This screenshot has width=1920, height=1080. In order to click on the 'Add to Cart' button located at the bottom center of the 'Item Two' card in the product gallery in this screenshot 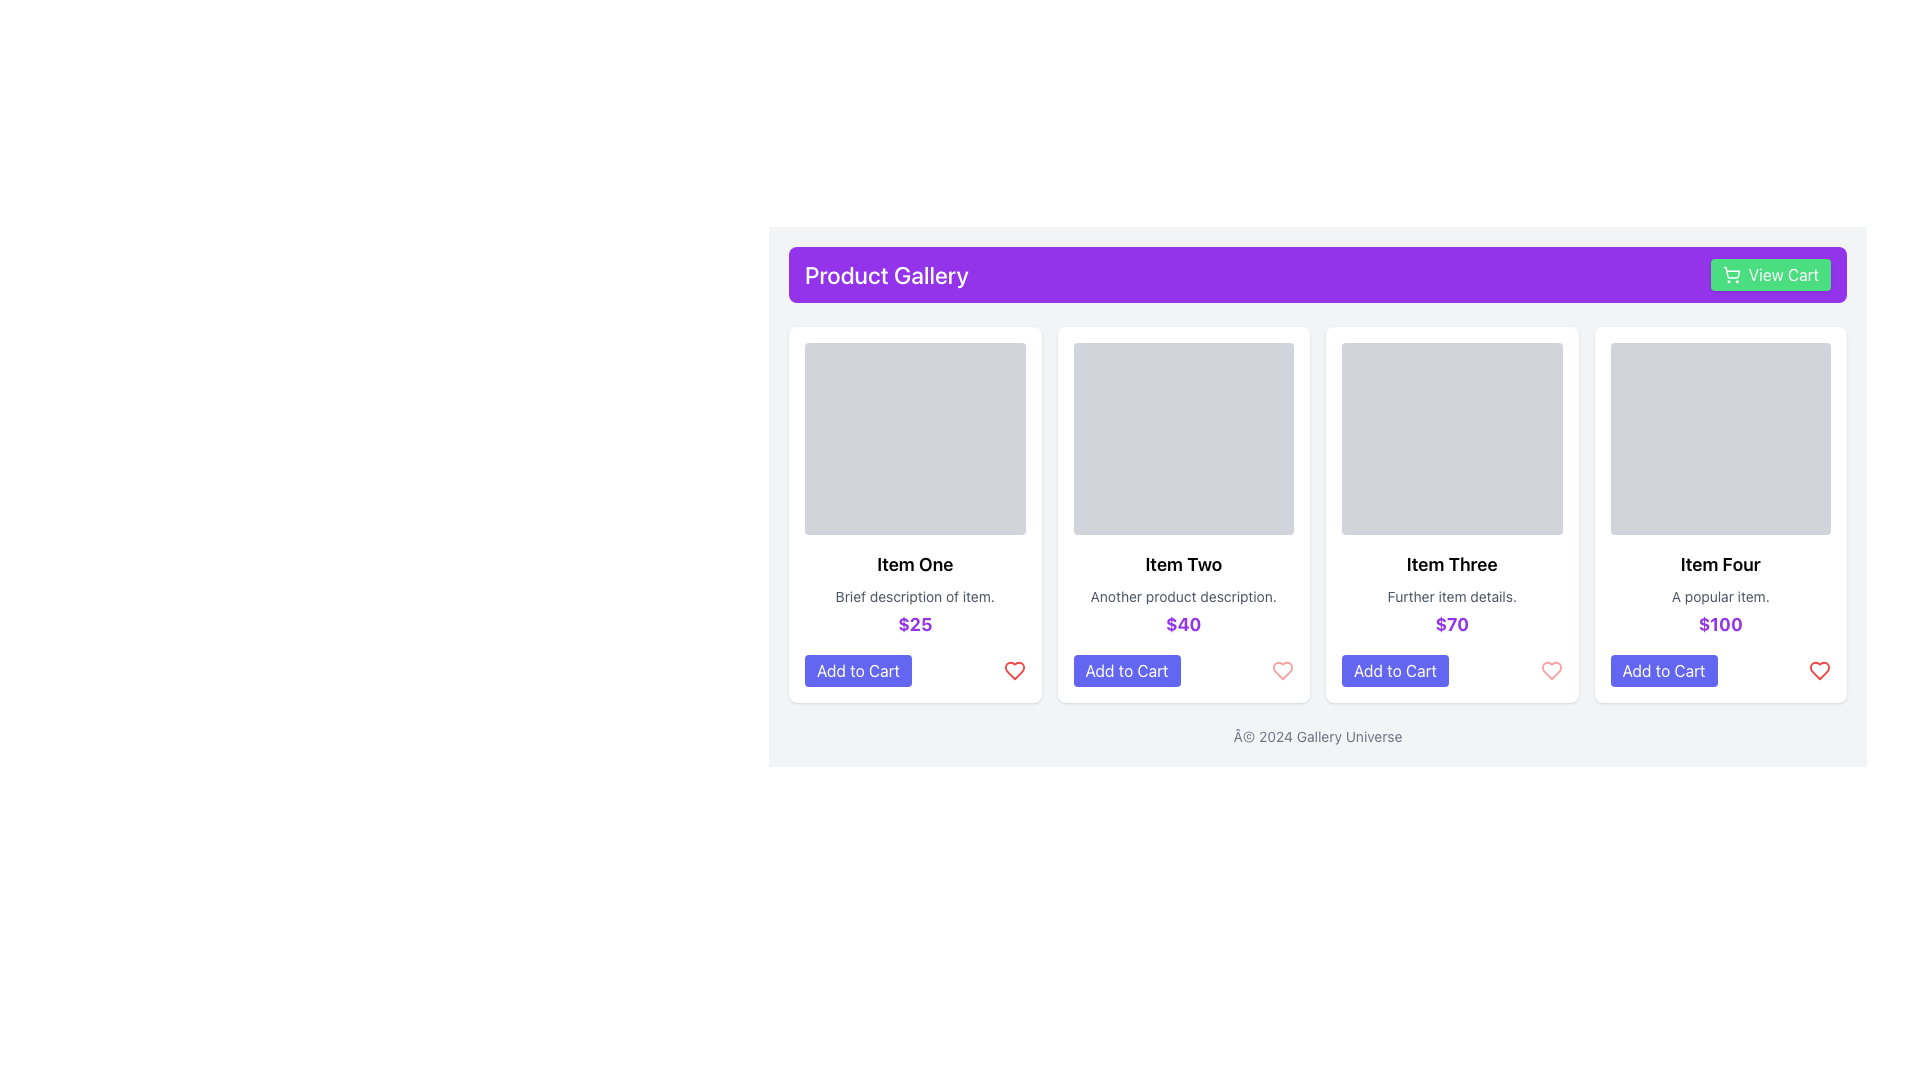, I will do `click(1127, 671)`.